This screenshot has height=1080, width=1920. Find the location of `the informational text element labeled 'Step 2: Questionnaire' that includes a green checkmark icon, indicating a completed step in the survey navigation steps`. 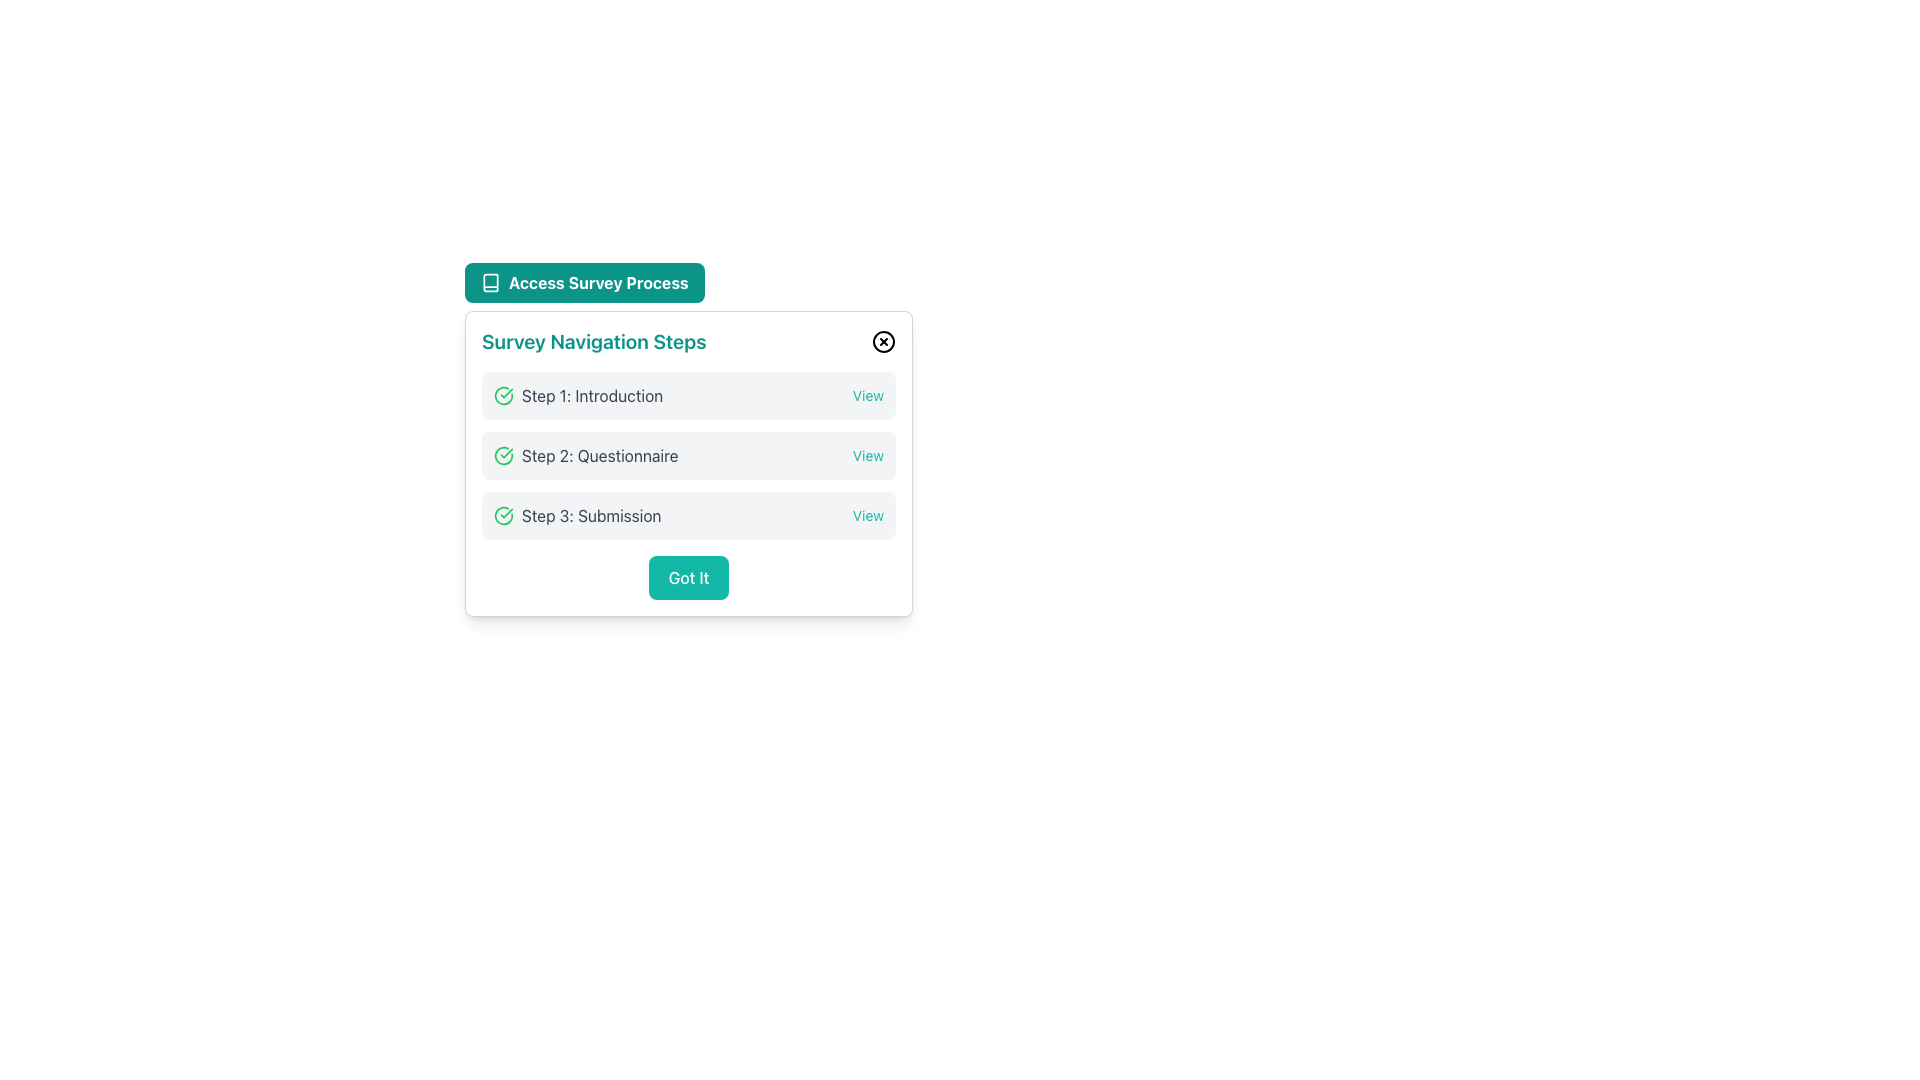

the informational text element labeled 'Step 2: Questionnaire' that includes a green checkmark icon, indicating a completed step in the survey navigation steps is located at coordinates (585, 455).